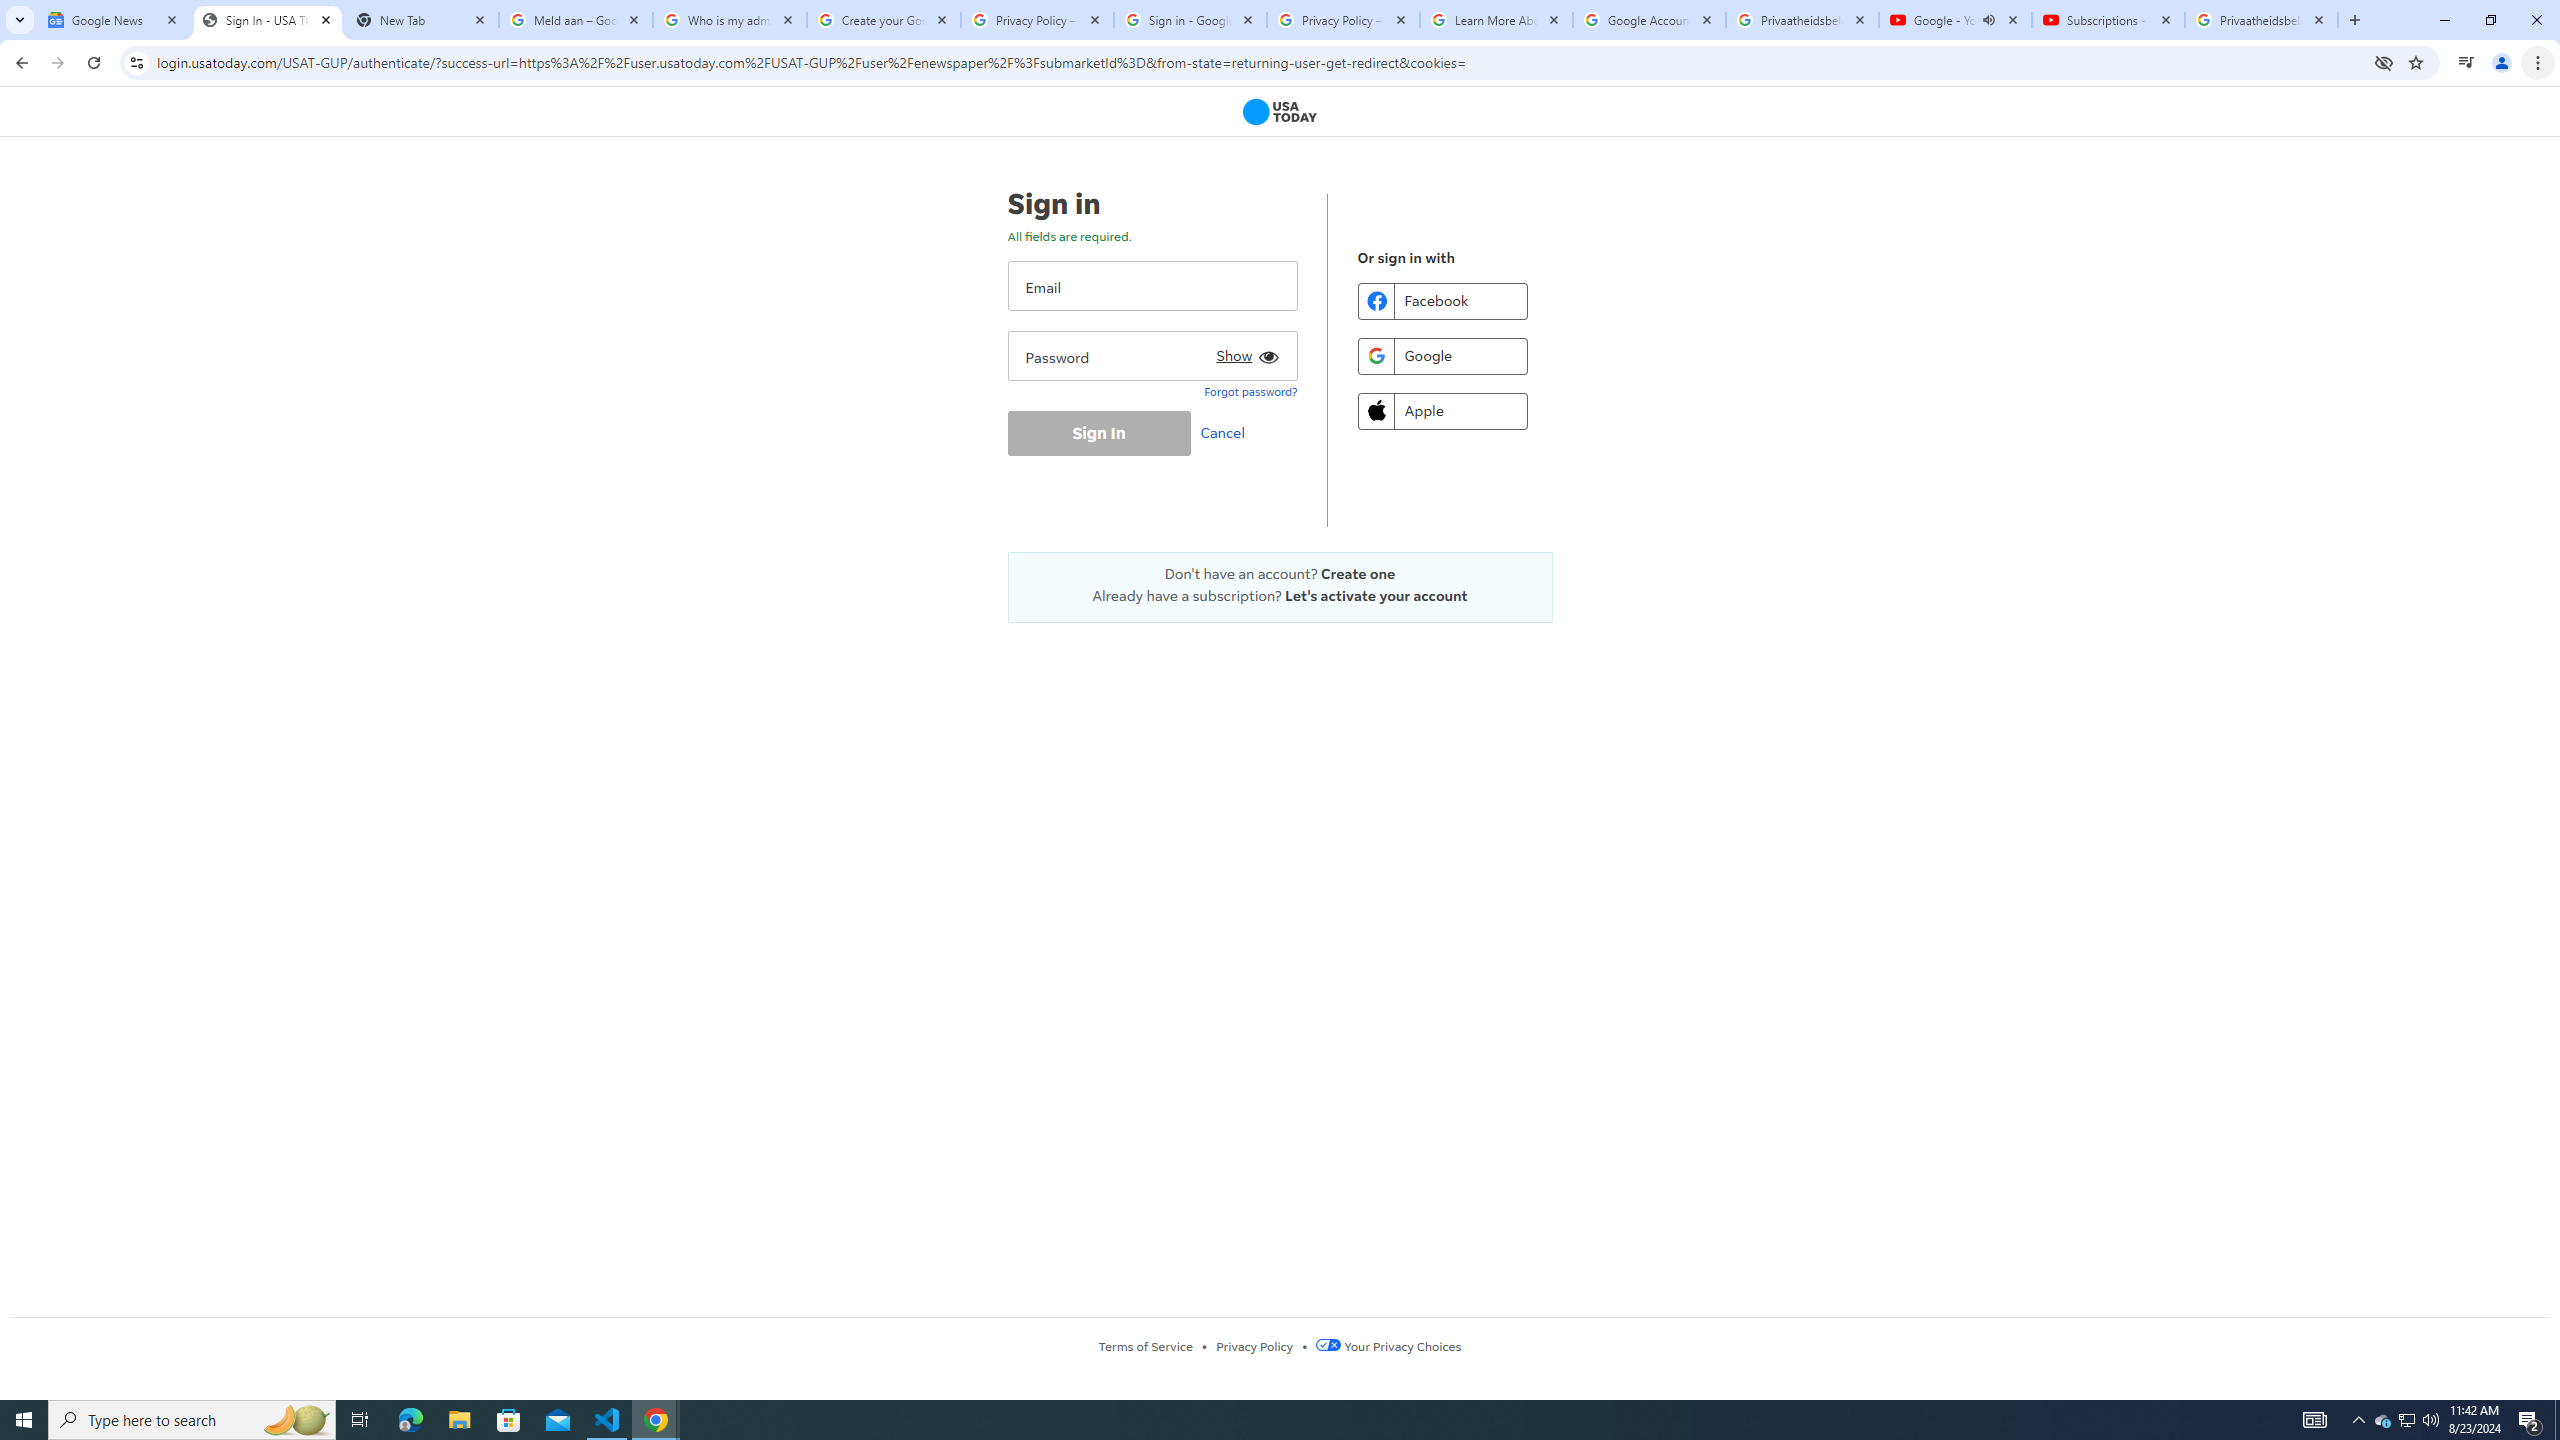 Image resolution: width=2560 pixels, height=1440 pixels. I want to click on 'Google News', so click(113, 19).